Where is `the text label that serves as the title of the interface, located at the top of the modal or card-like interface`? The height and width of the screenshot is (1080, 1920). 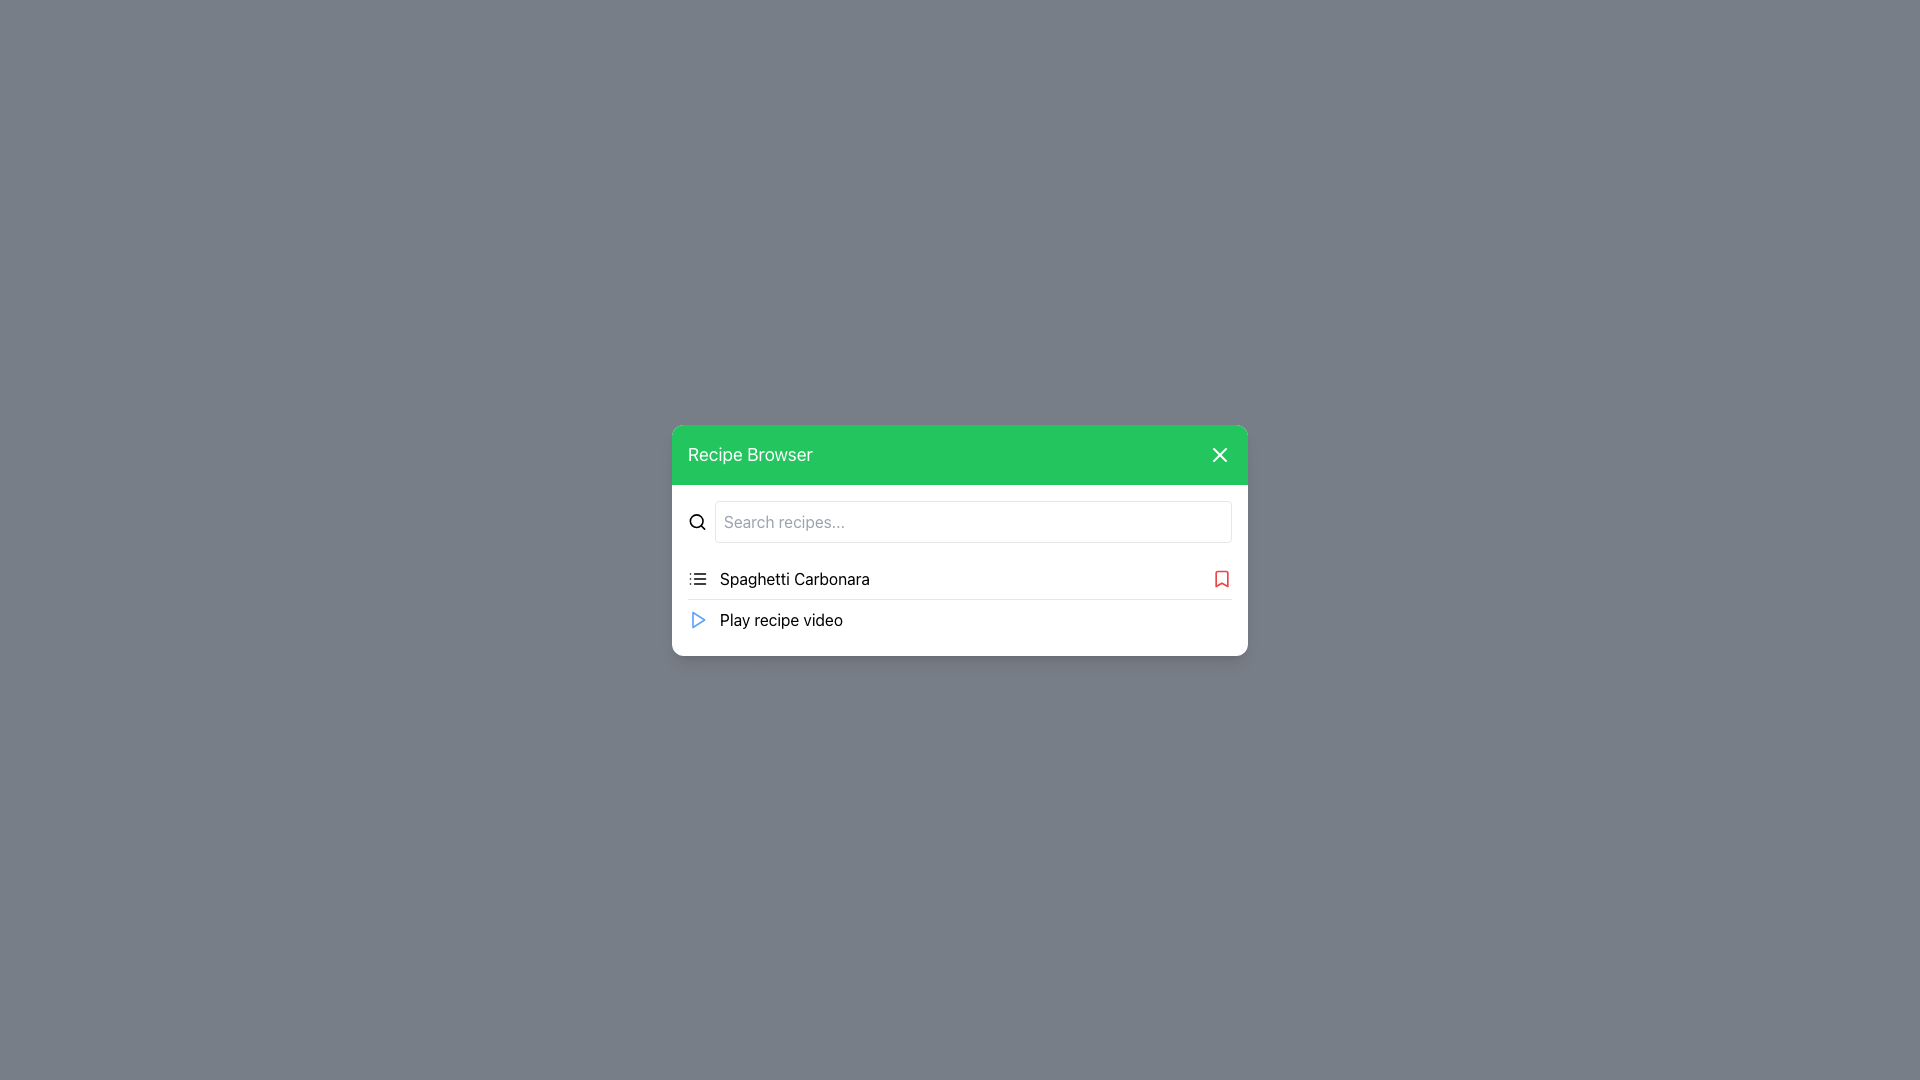
the text label that serves as the title of the interface, located at the top of the modal or card-like interface is located at coordinates (749, 454).